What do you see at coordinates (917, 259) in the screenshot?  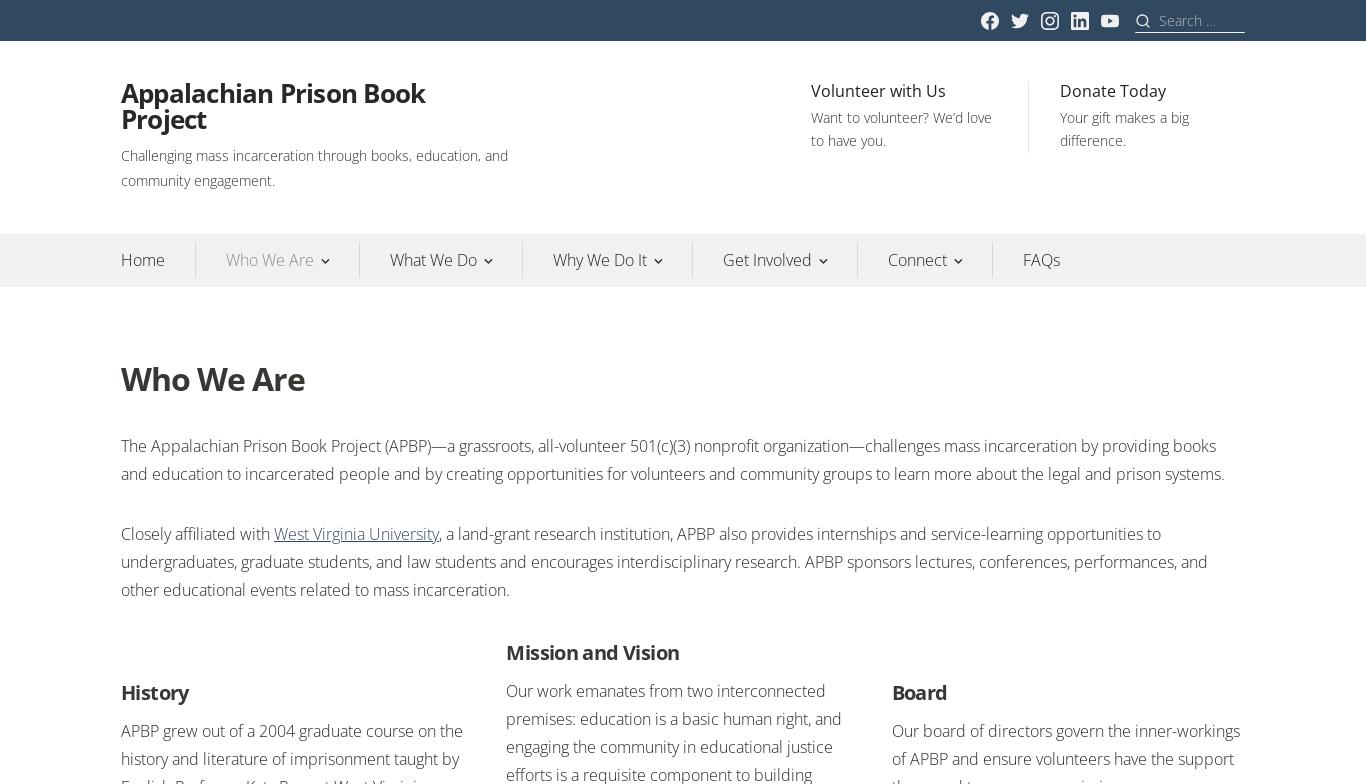 I see `'Connect'` at bounding box center [917, 259].